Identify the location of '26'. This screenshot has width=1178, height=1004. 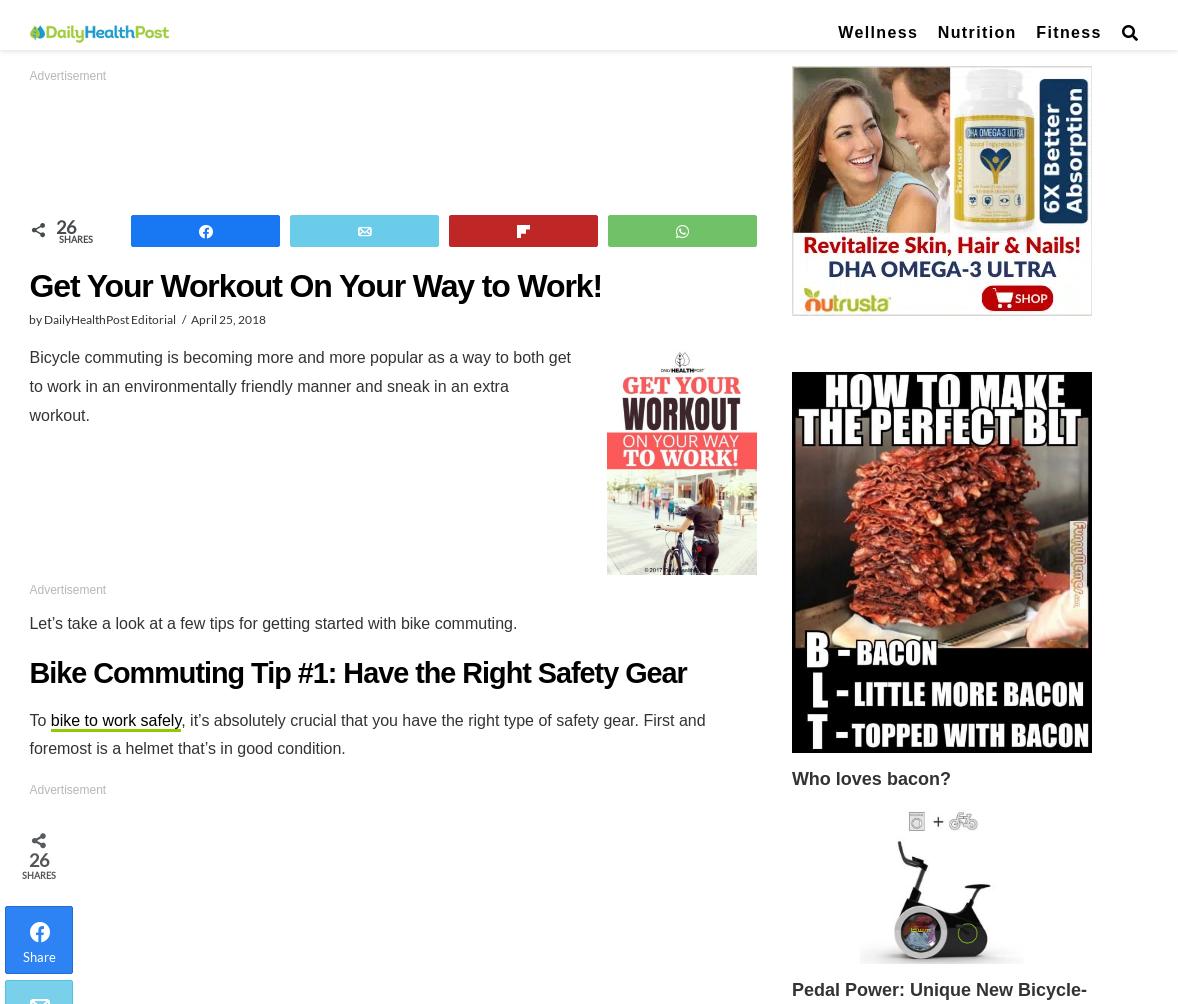
(64, 226).